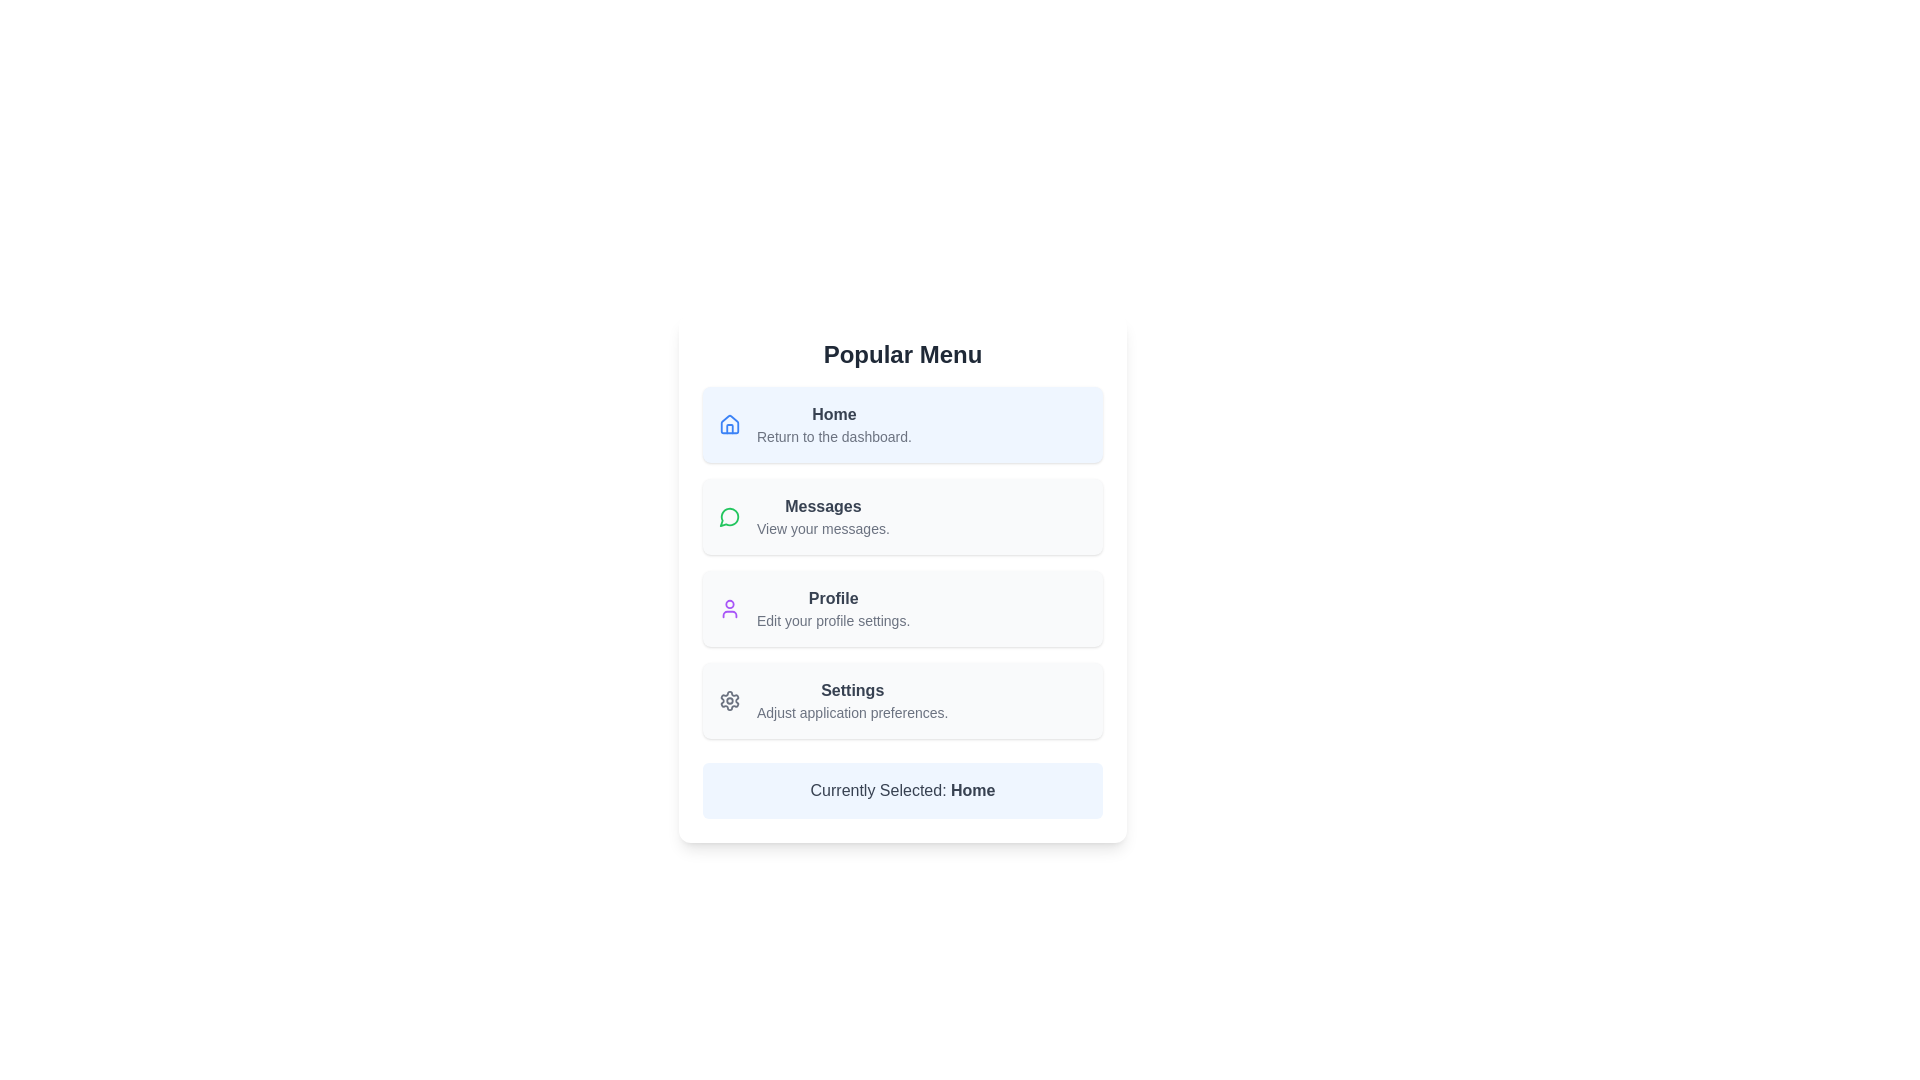 Image resolution: width=1920 pixels, height=1080 pixels. I want to click on the menu item labeled Settings, so click(901, 700).